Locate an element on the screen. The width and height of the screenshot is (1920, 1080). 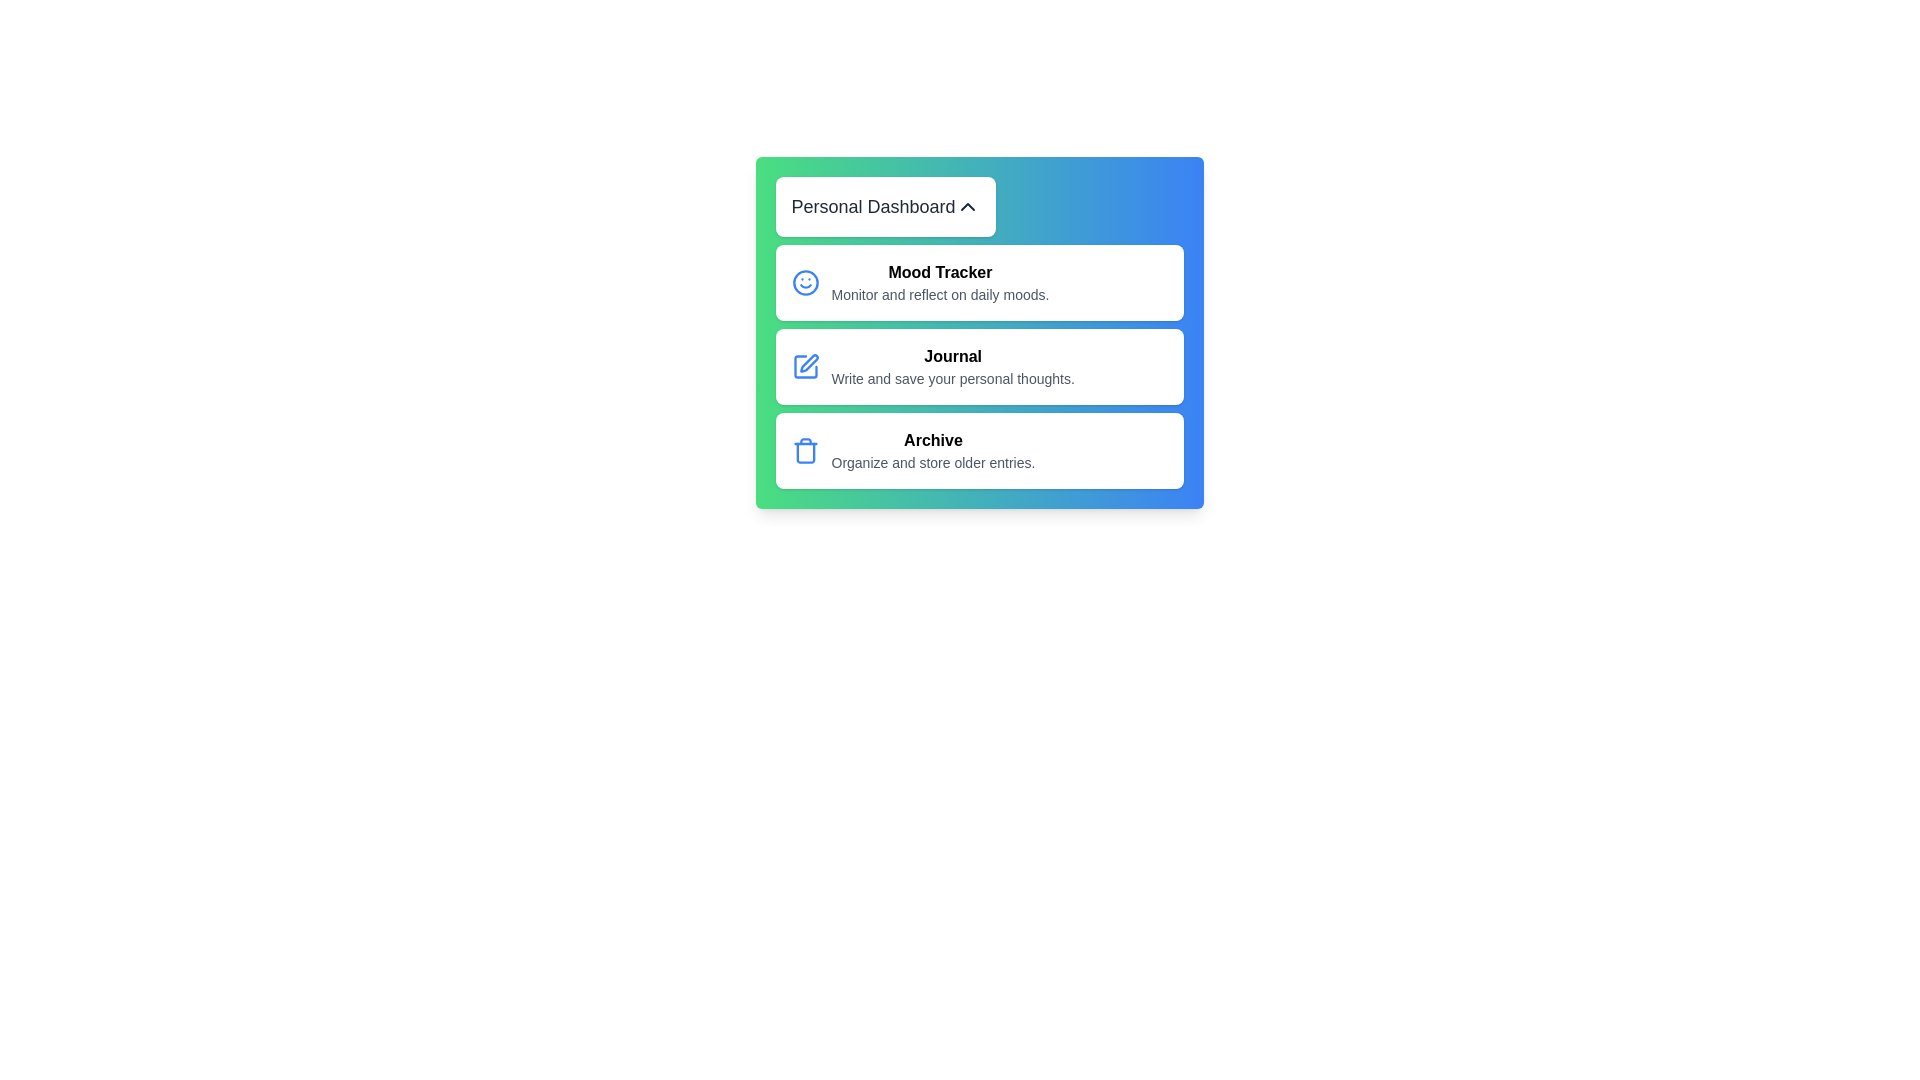
the icon next to the menu item Journal is located at coordinates (805, 366).